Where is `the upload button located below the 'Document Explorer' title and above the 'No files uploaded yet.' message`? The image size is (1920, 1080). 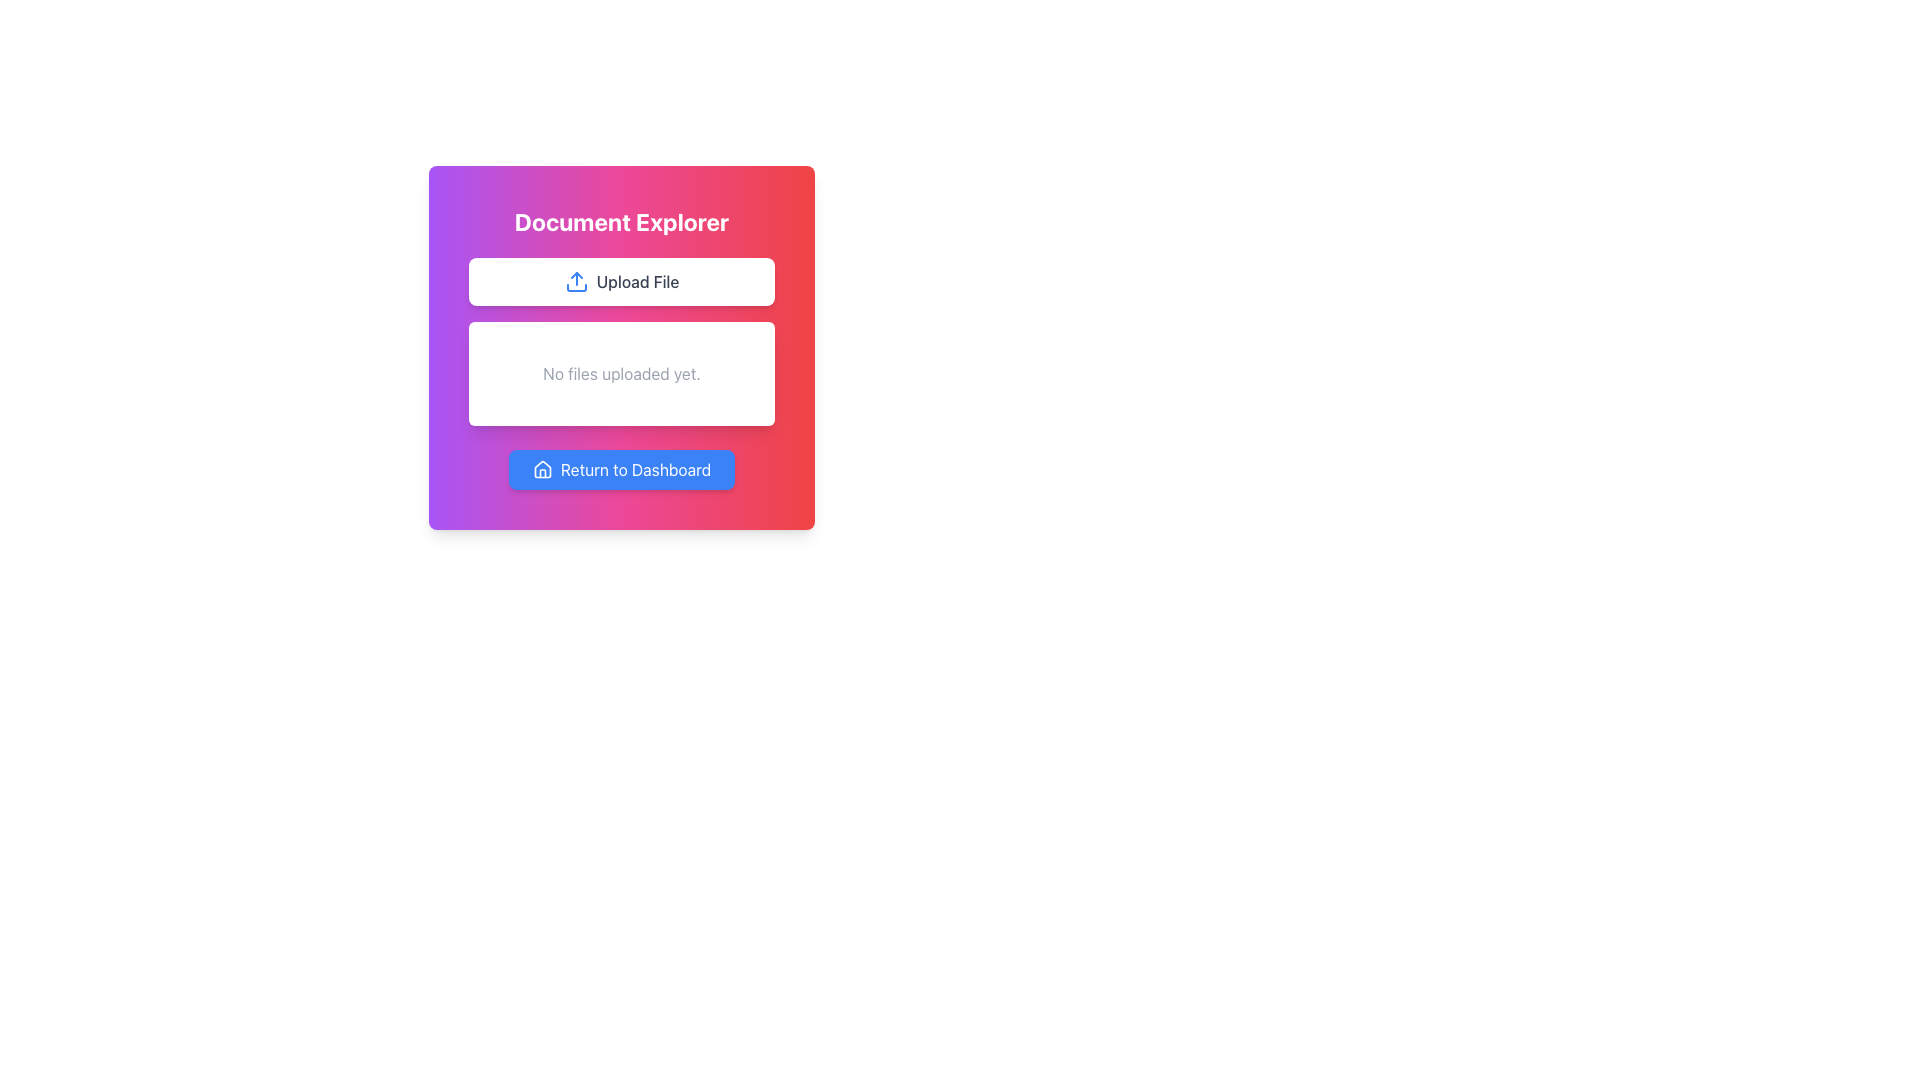 the upload button located below the 'Document Explorer' title and above the 'No files uploaded yet.' message is located at coordinates (621, 281).